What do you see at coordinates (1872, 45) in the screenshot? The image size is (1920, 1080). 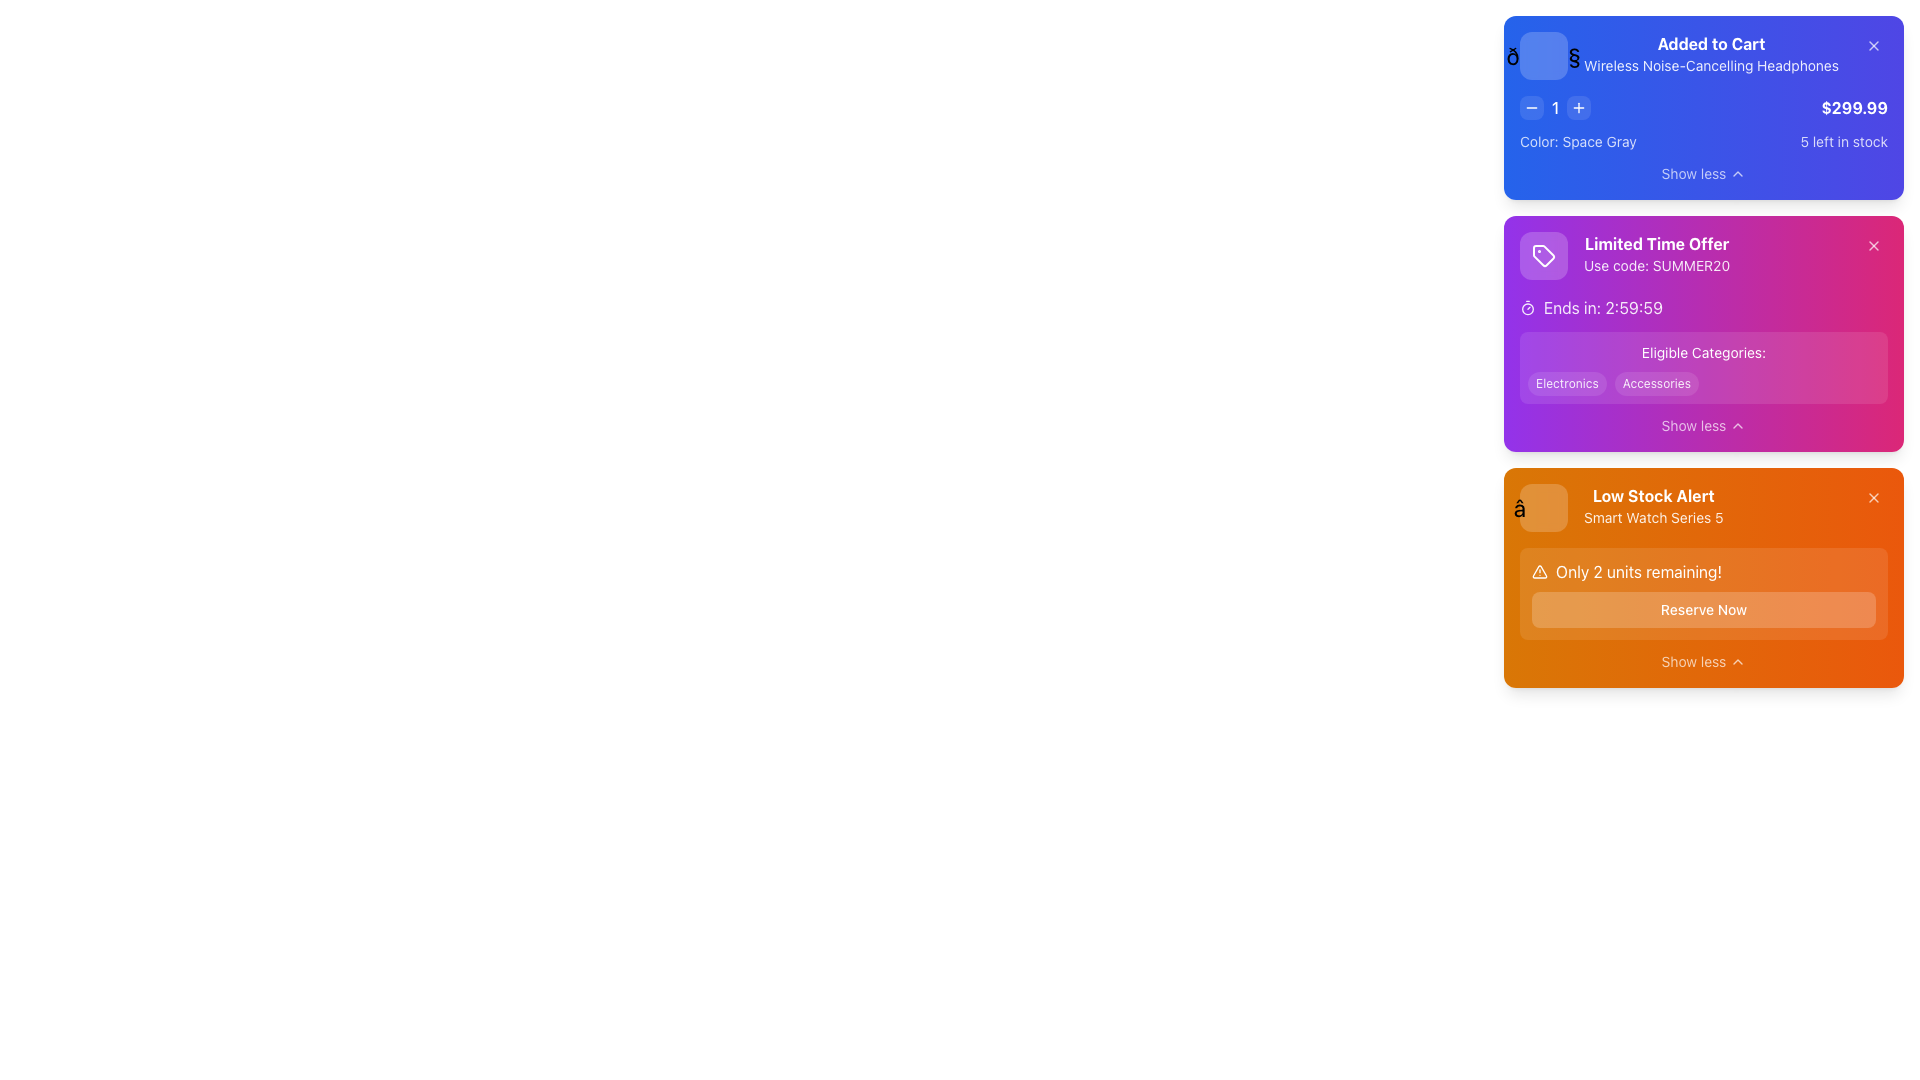 I see `the close button located at the top-right corner of the 'Added to Cart' notification card` at bounding box center [1872, 45].